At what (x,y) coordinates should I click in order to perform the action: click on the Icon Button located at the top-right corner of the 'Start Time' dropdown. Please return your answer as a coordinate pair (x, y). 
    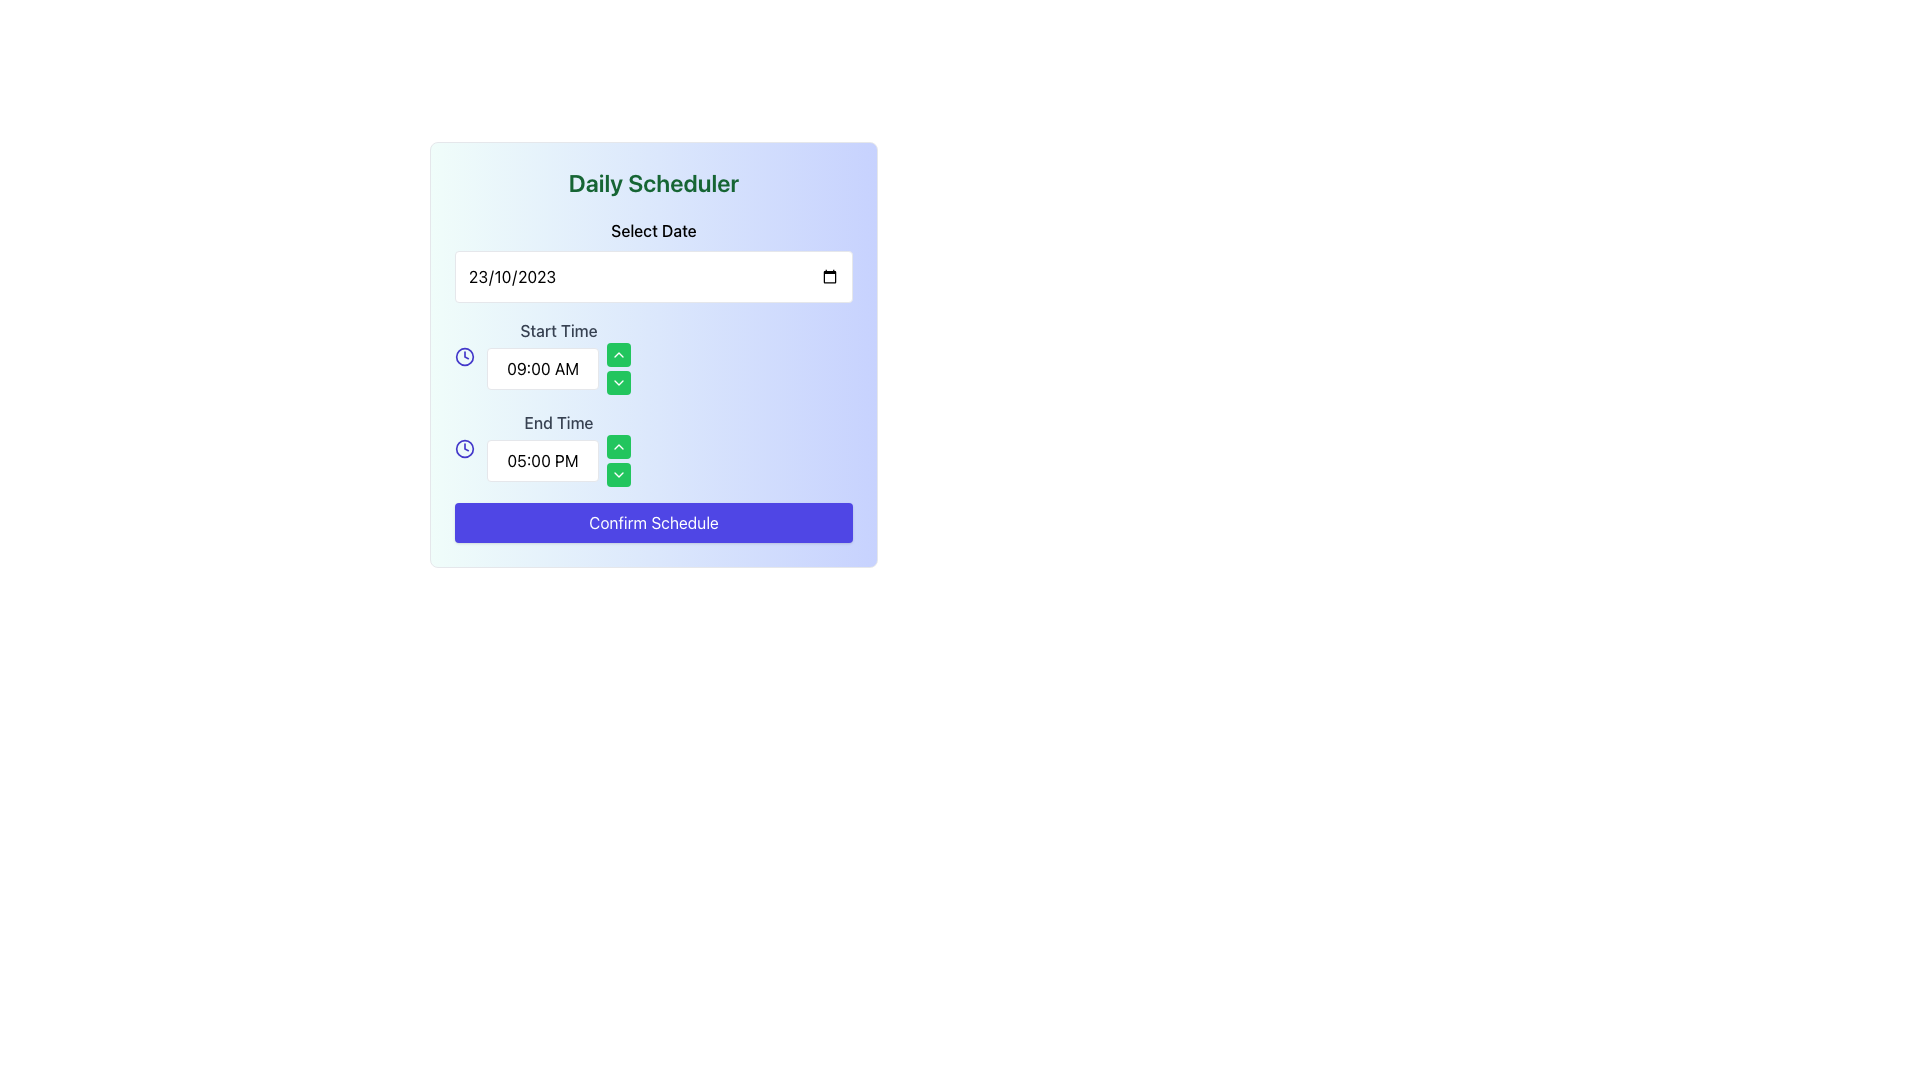
    Looking at the image, I should click on (618, 382).